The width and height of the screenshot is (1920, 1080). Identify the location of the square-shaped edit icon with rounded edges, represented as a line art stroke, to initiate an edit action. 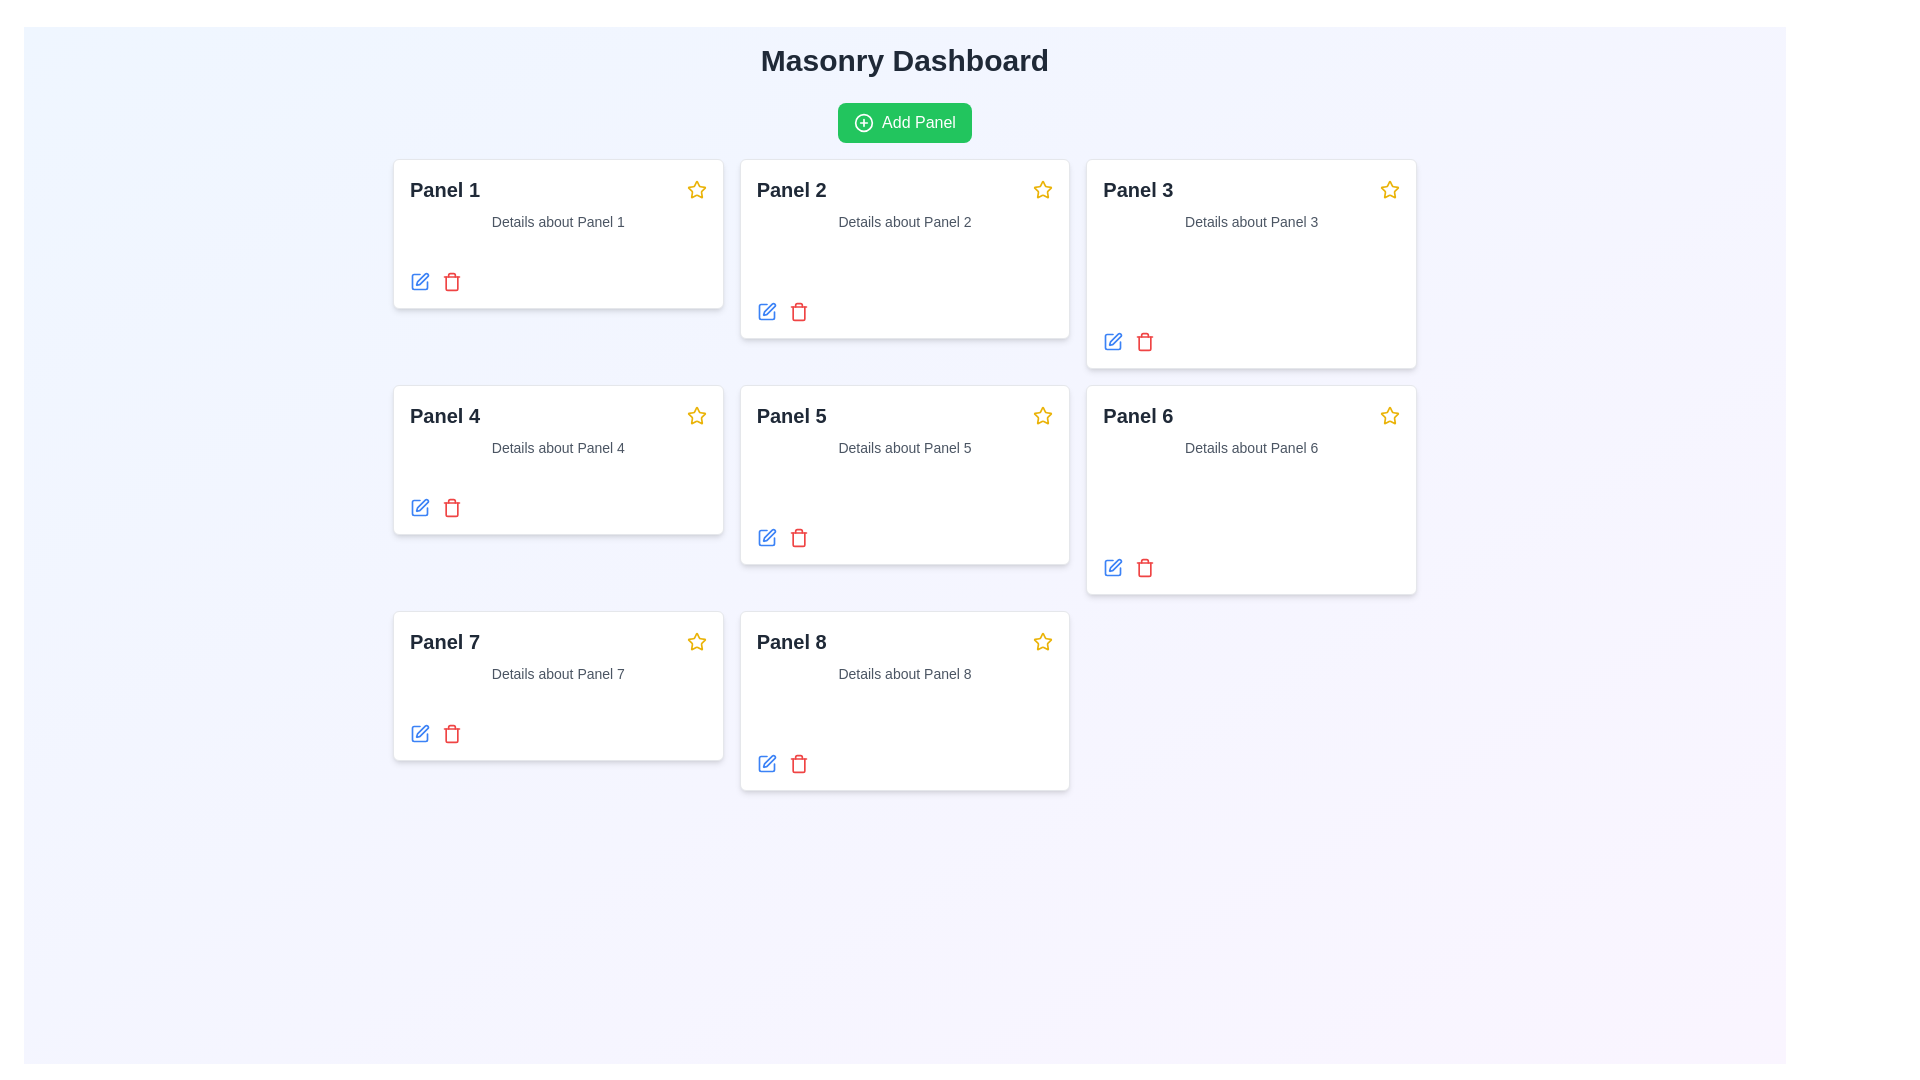
(765, 763).